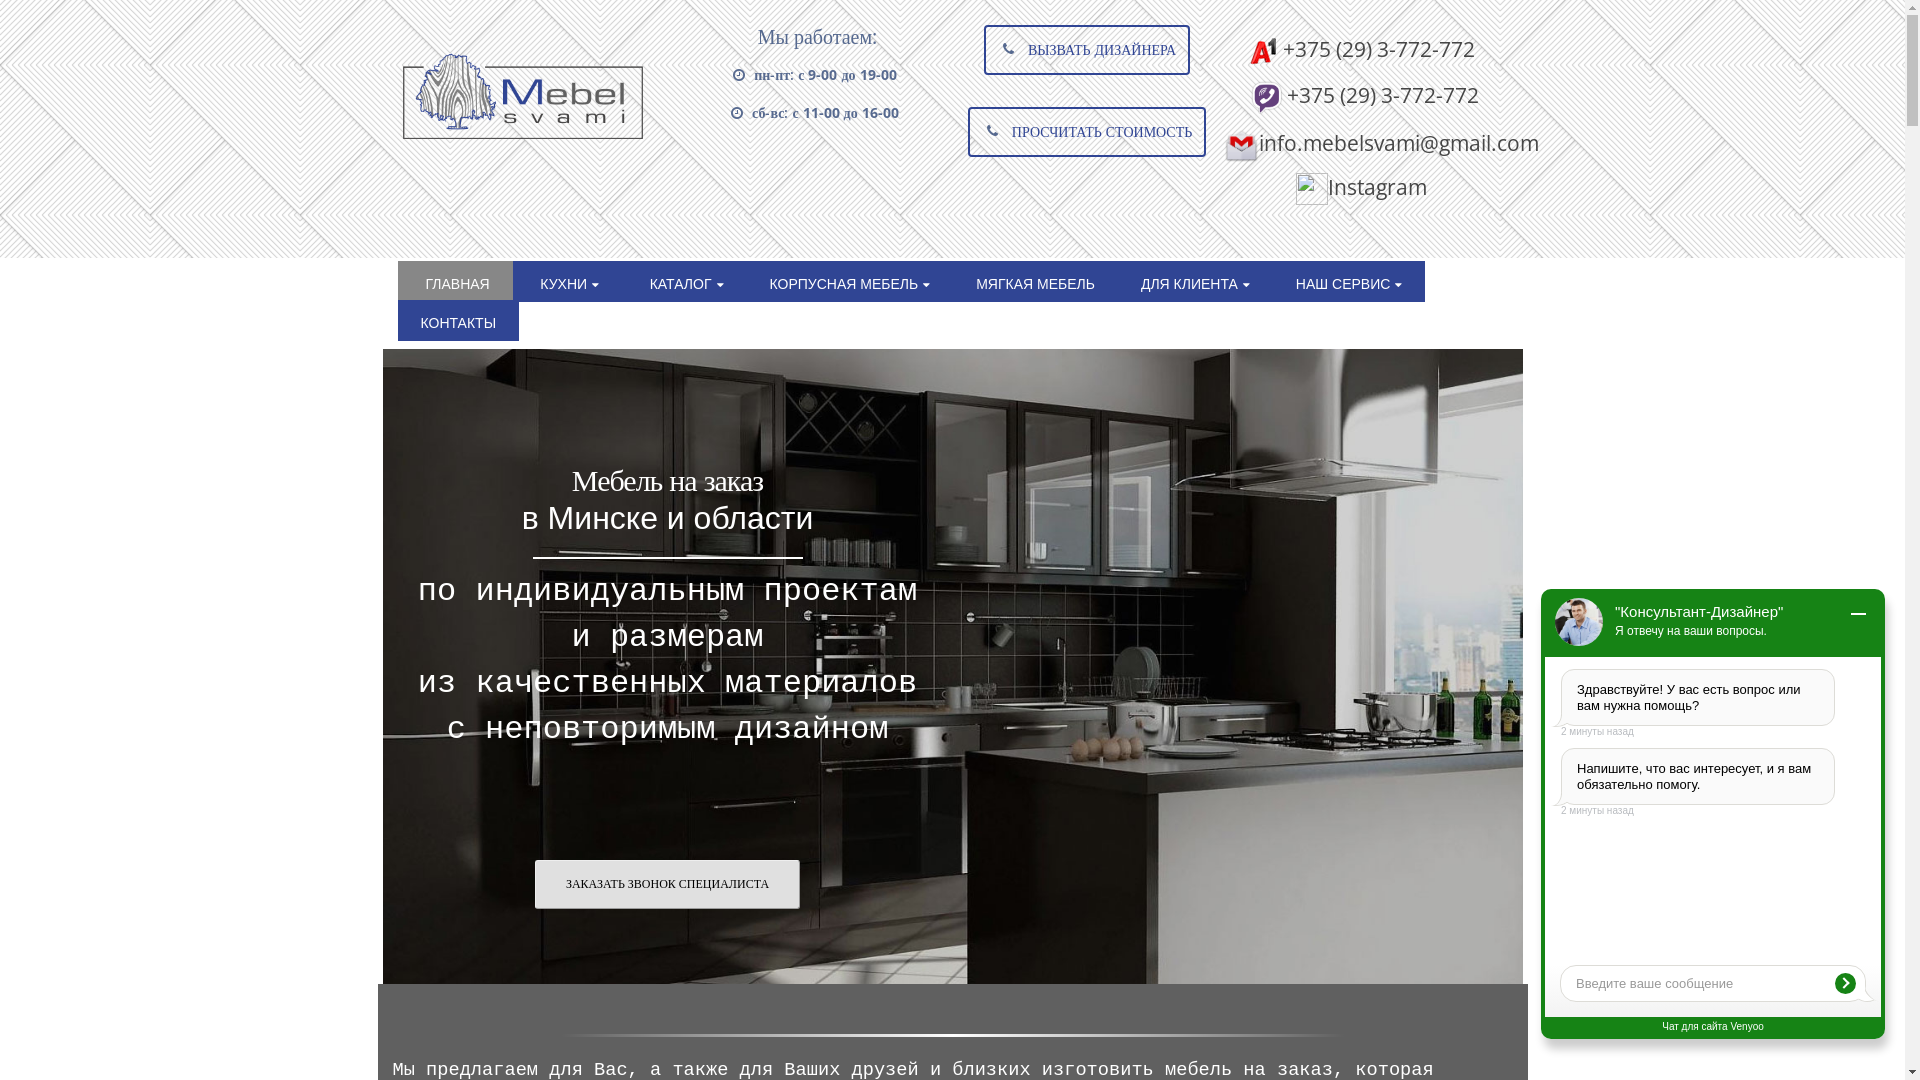 The height and width of the screenshot is (1080, 1920). Describe the element at coordinates (1247, 47) in the screenshot. I see `'+375 (29) 3-772-772'` at that location.